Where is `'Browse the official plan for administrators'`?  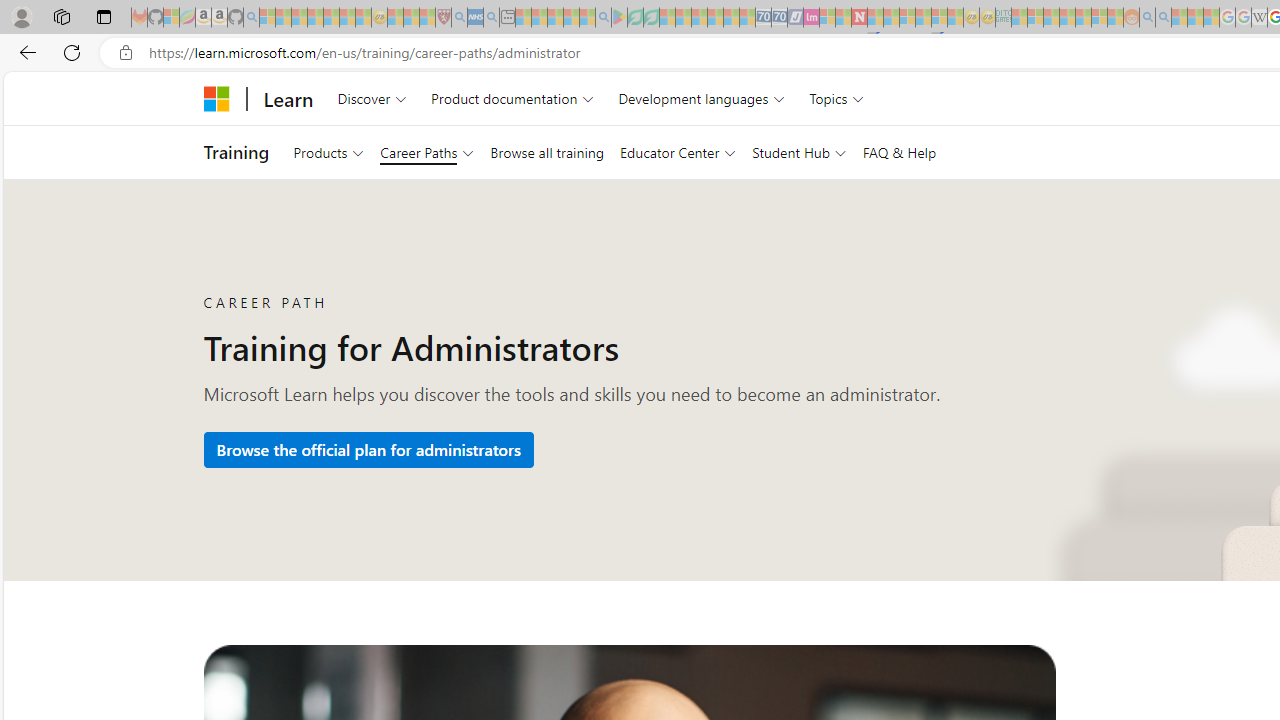 'Browse the official plan for administrators' is located at coordinates (368, 448).